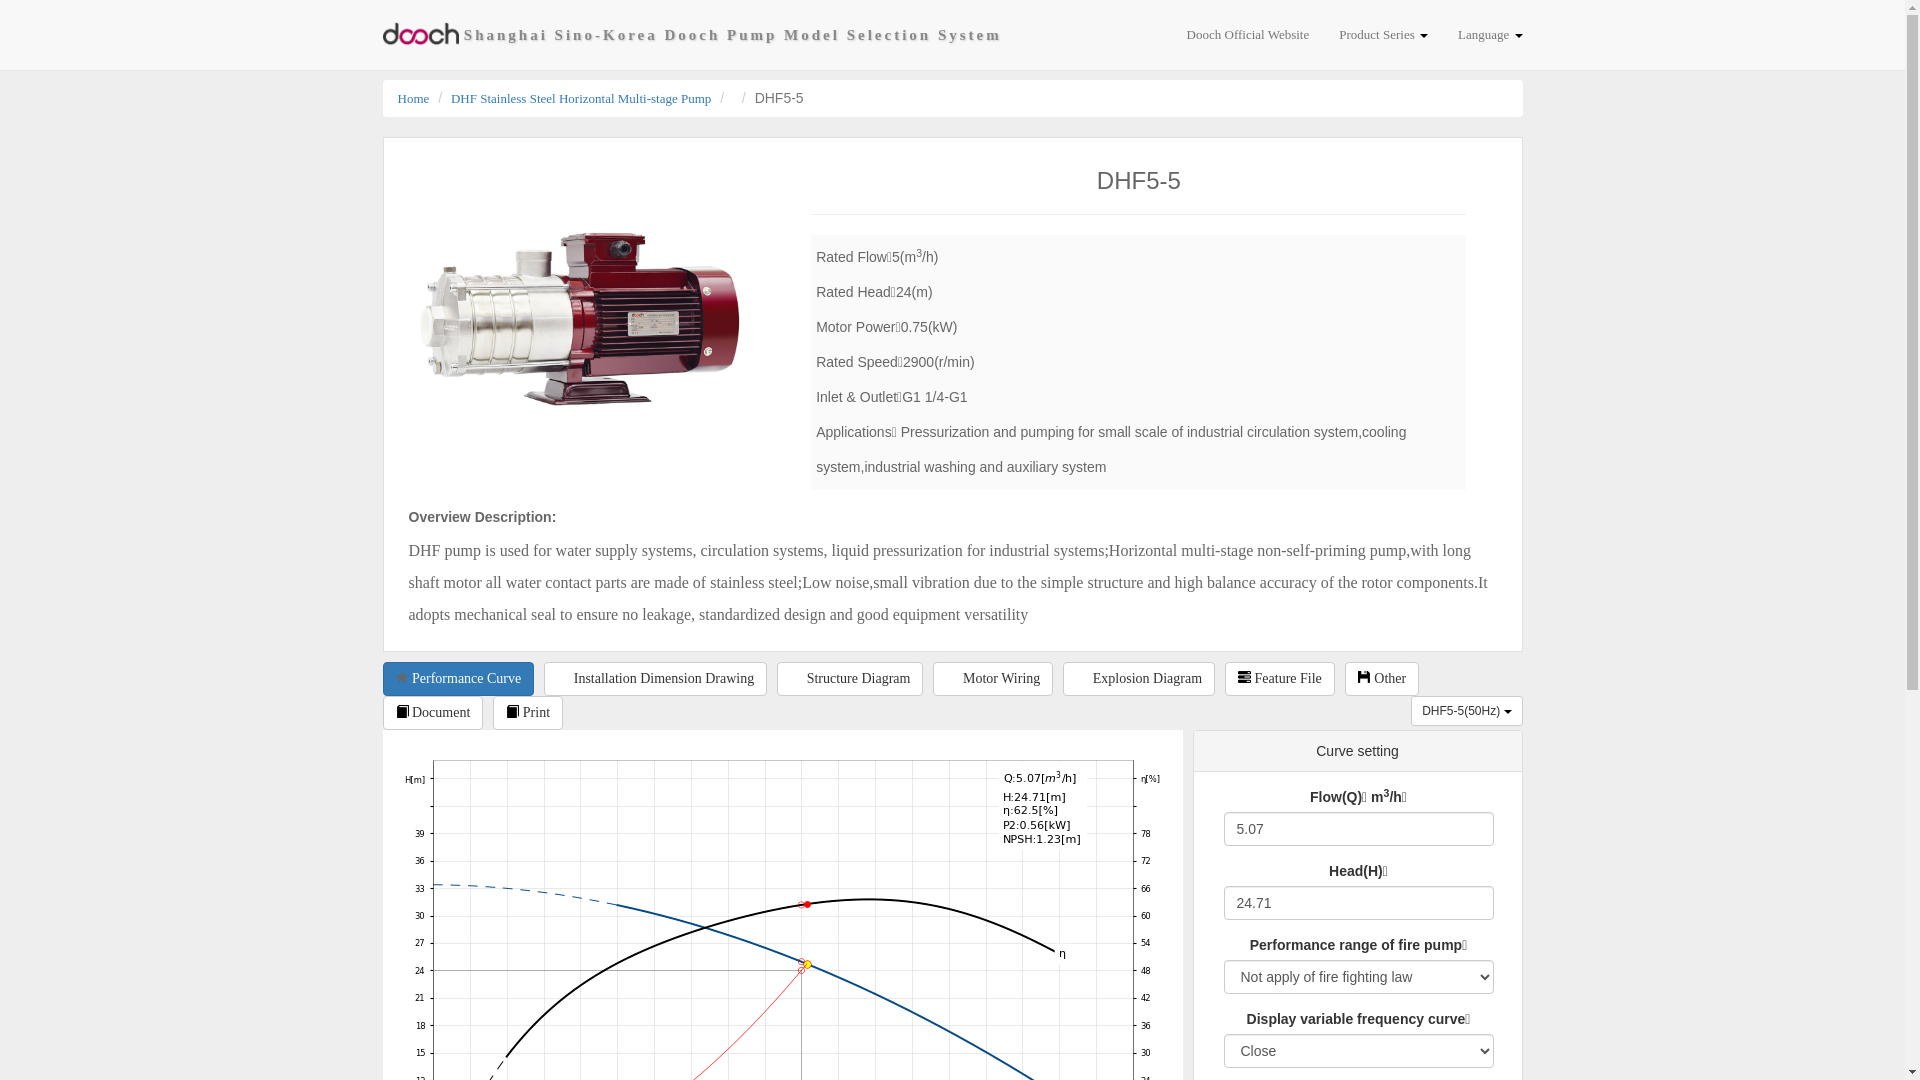  I want to click on 'Feature File', so click(1280, 677).